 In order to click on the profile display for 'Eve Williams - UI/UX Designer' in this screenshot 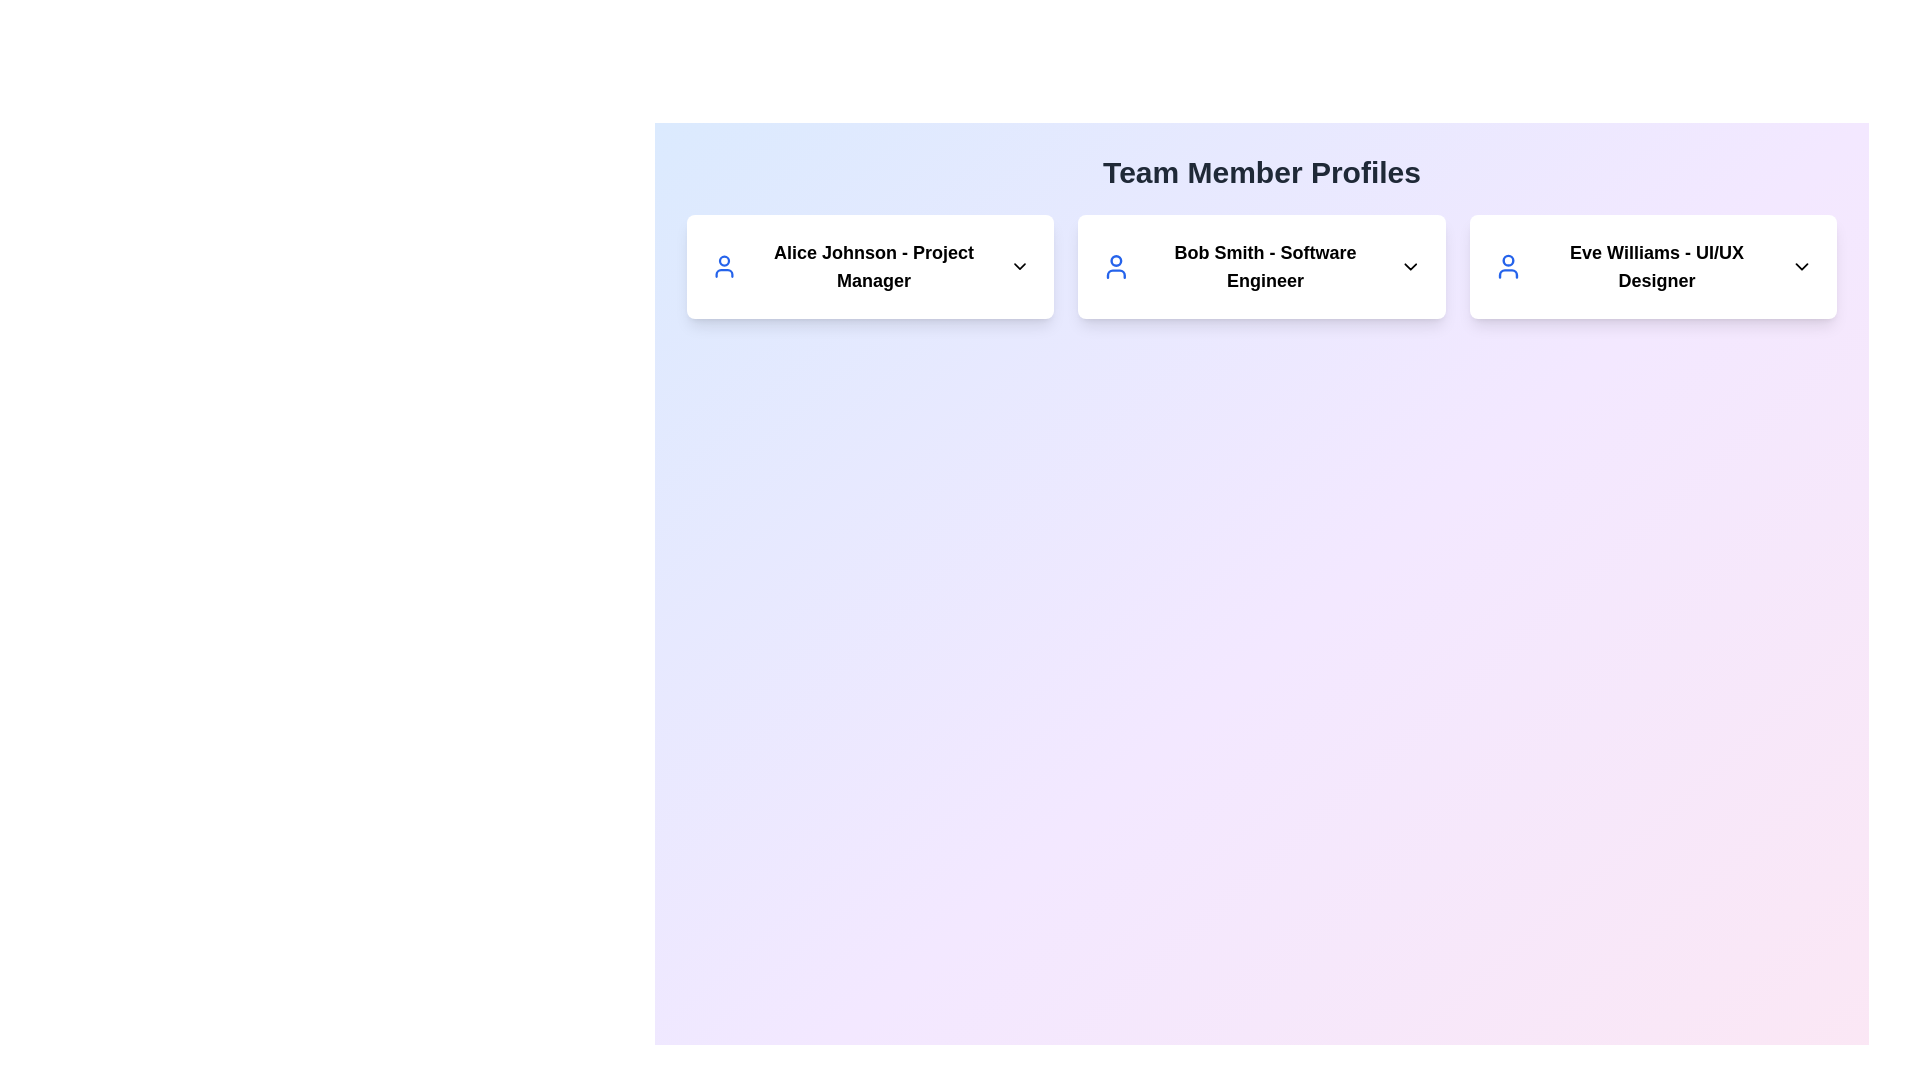, I will do `click(1653, 265)`.